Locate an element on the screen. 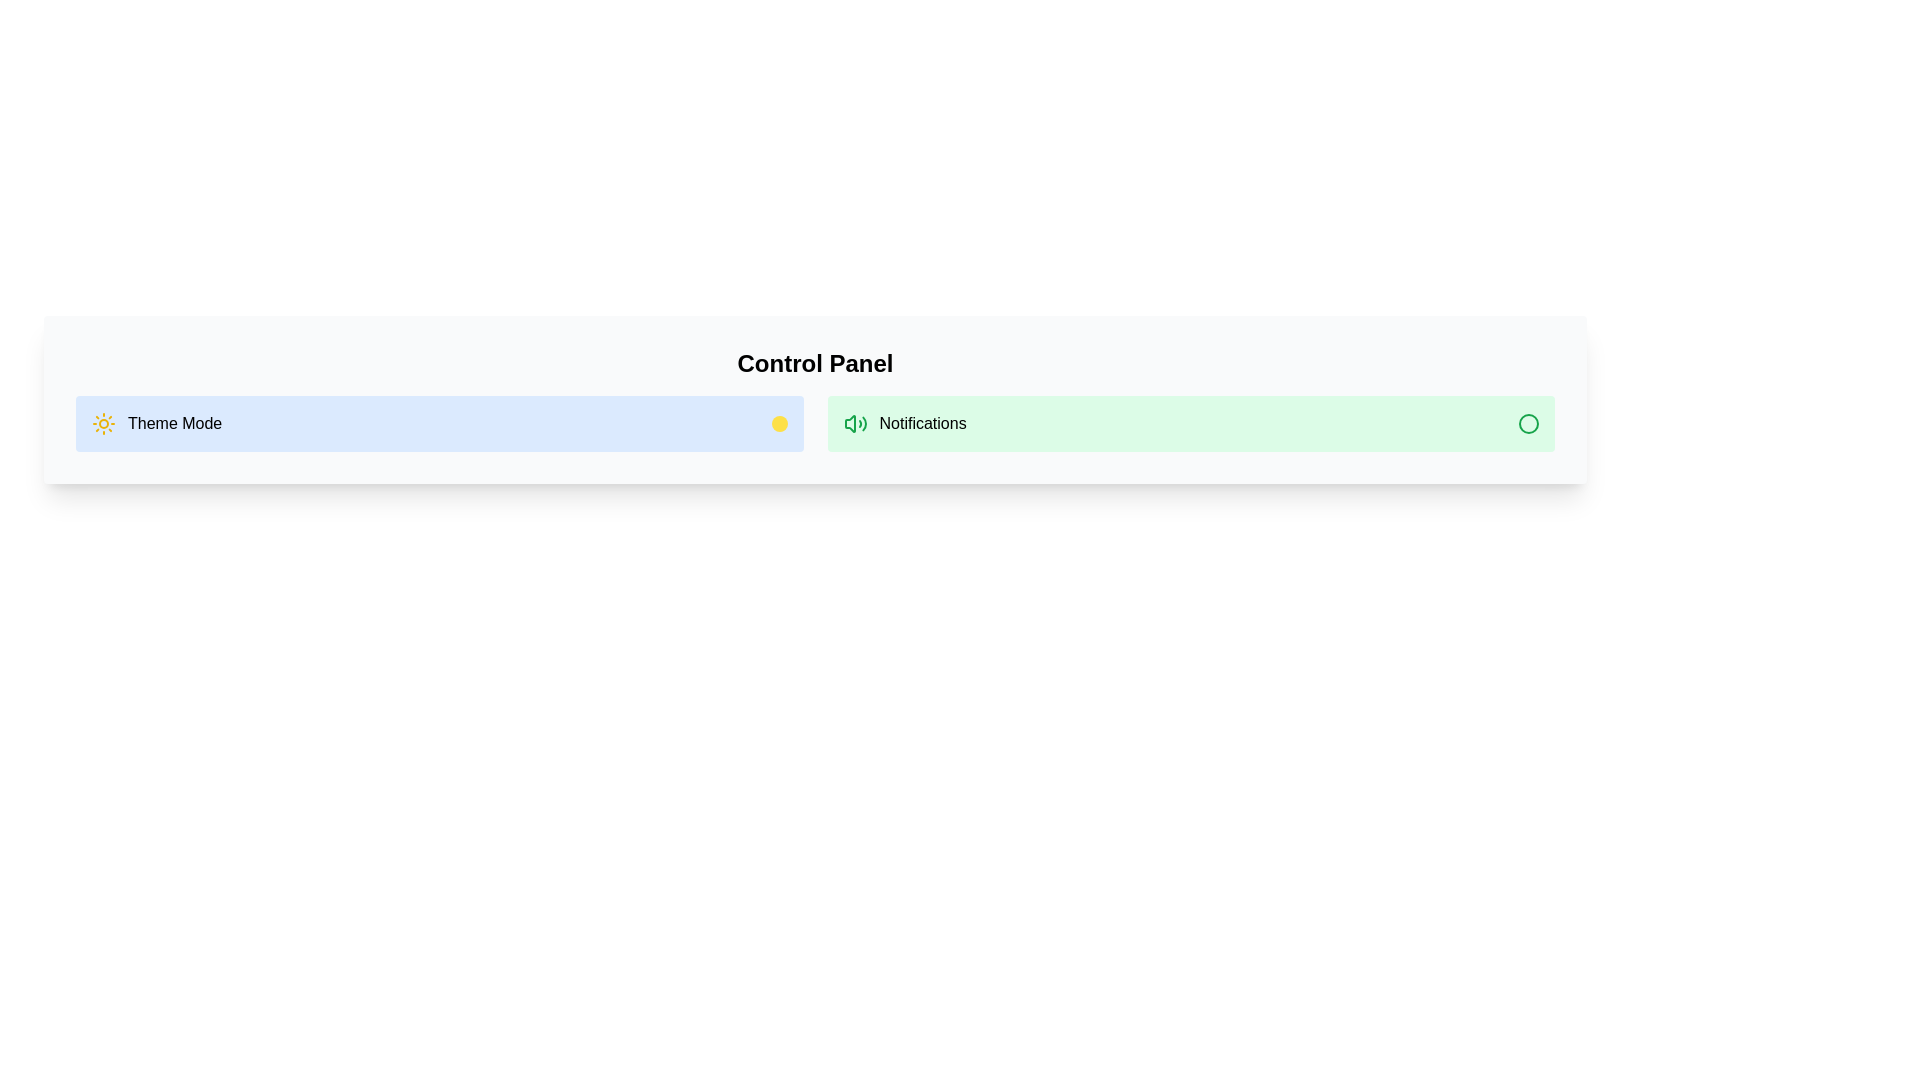  the 'Theme Mode' segment of the Grid Layout within the Control Panel, which has a blue background is located at coordinates (815, 423).